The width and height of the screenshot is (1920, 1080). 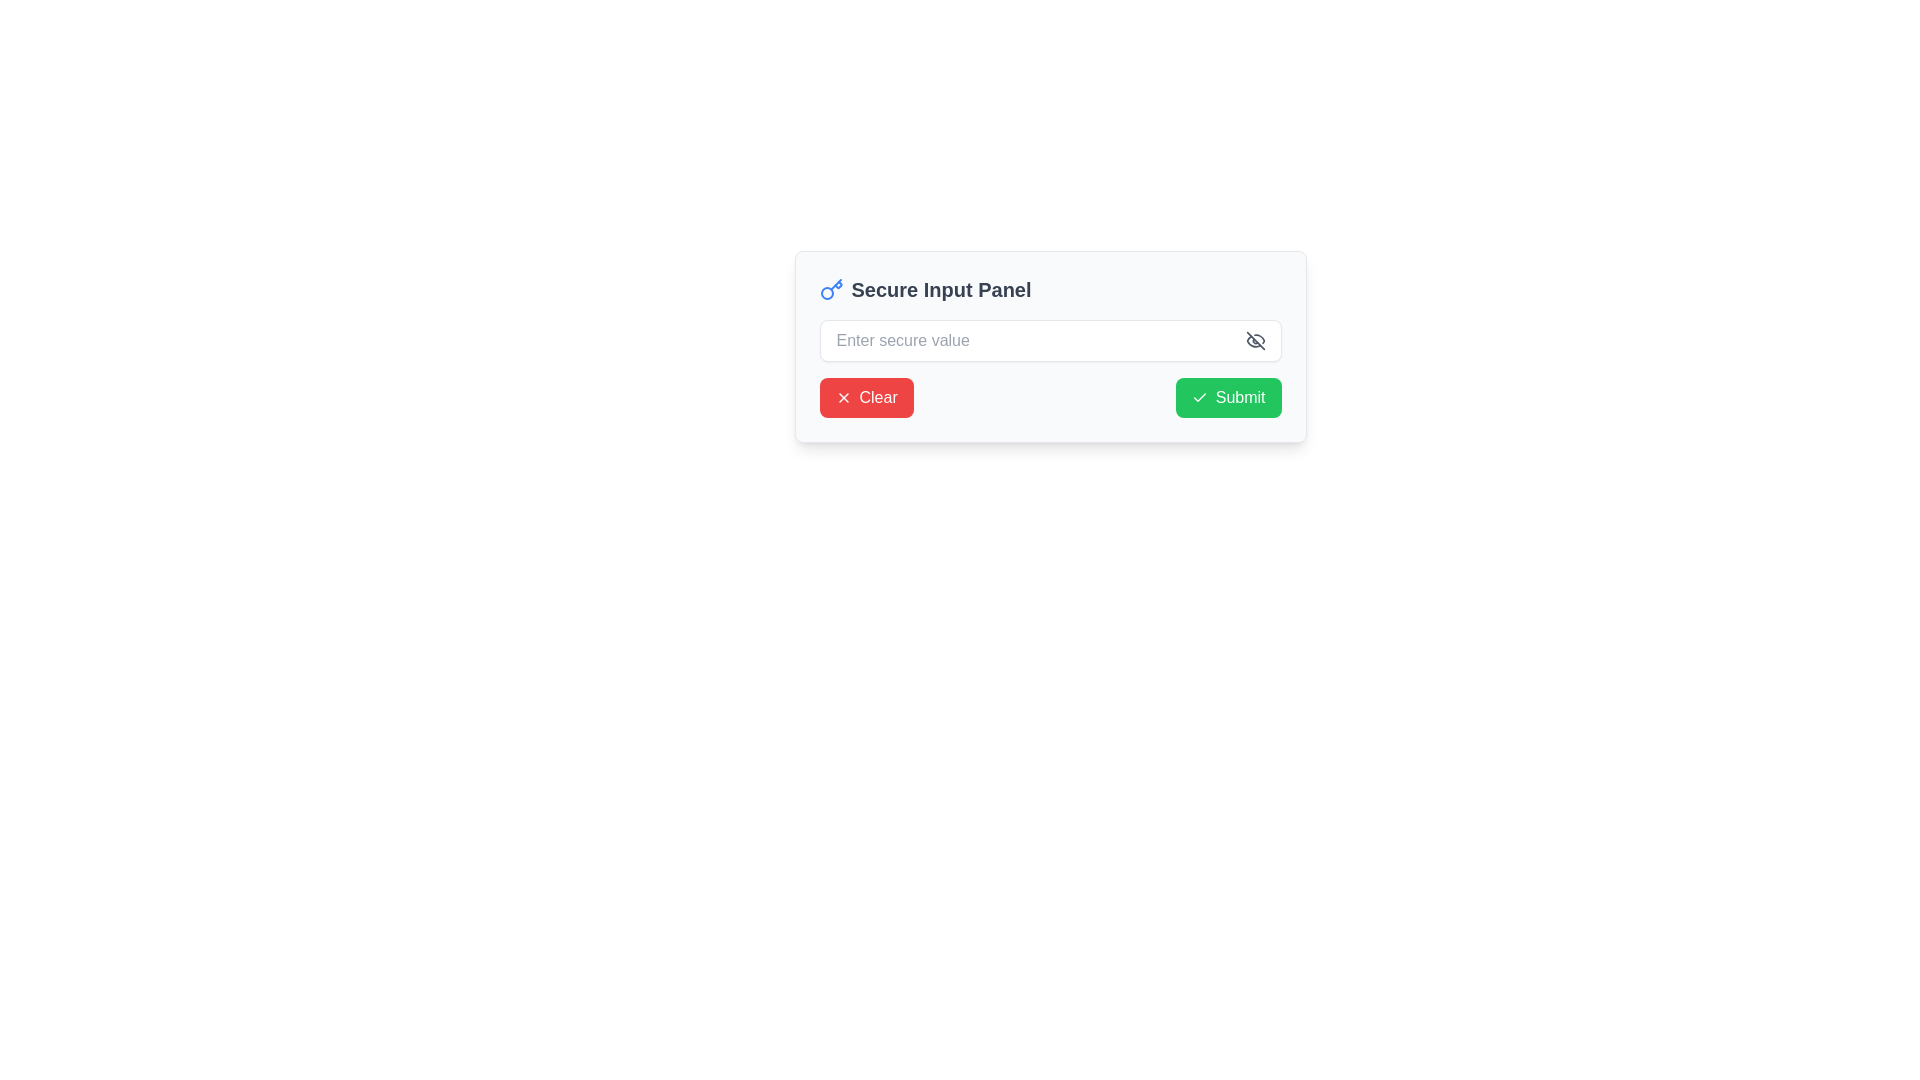 What do you see at coordinates (1254, 339) in the screenshot?
I see `the diagonal line of the eye-off icon within the Secure Input Panel, which is part of the SVG graphic` at bounding box center [1254, 339].